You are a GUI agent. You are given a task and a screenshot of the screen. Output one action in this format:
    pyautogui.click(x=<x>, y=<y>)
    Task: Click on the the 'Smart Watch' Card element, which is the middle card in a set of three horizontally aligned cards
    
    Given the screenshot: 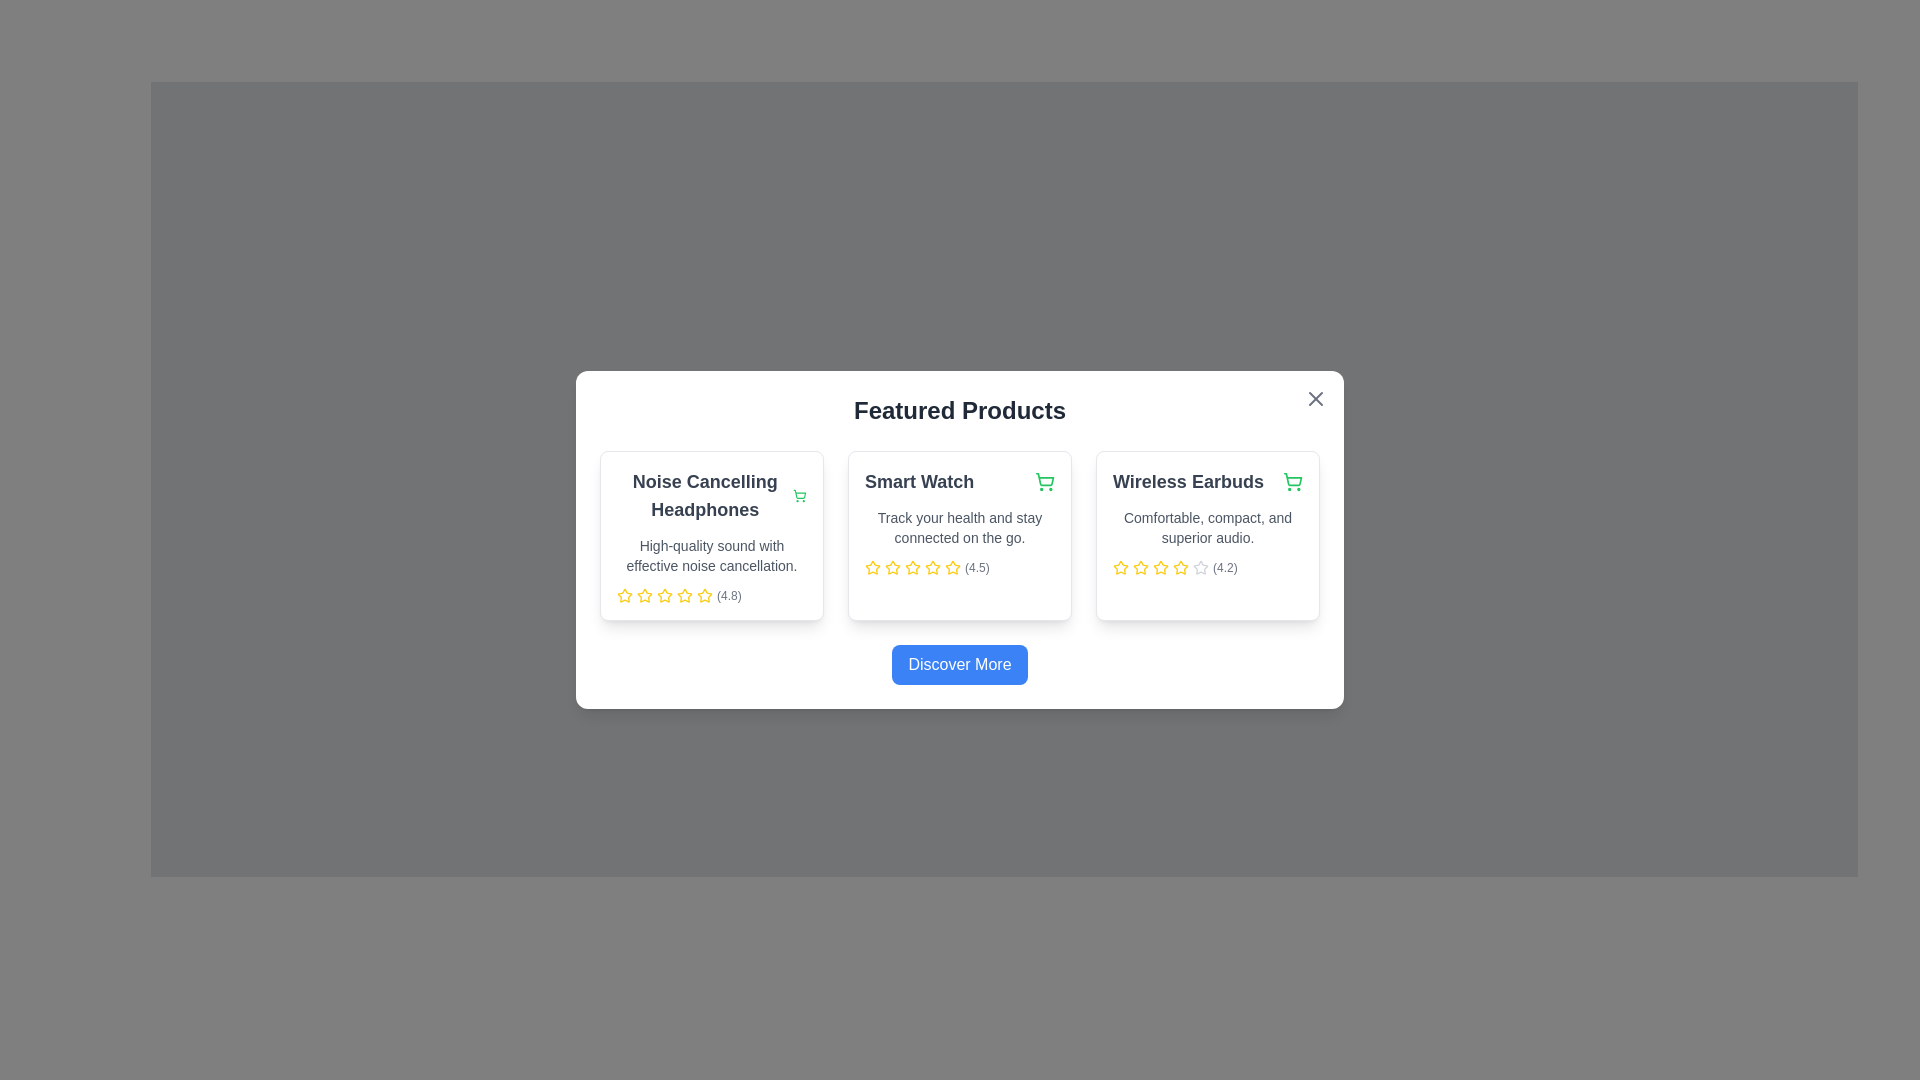 What is the action you would take?
    pyautogui.click(x=960, y=535)
    